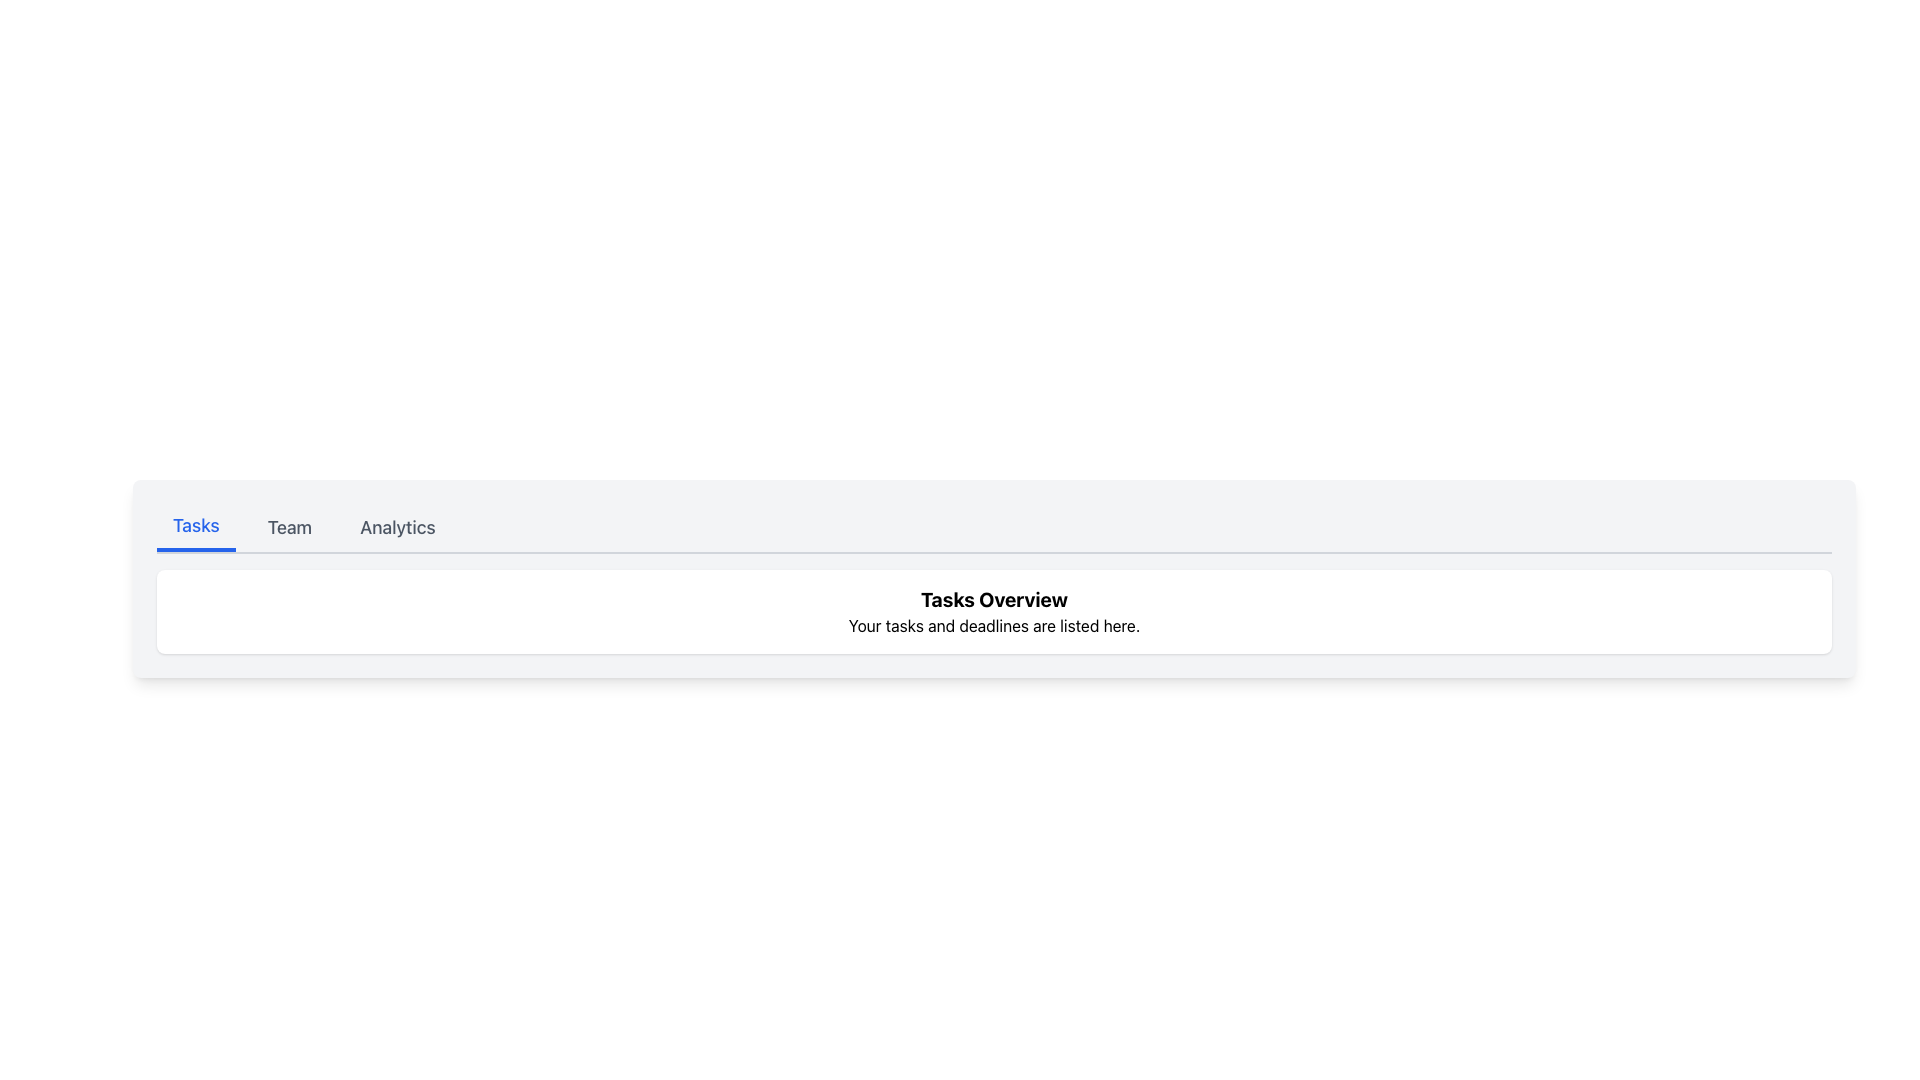  I want to click on the second tab from the left in the horizontal navigation bar, so click(288, 527).